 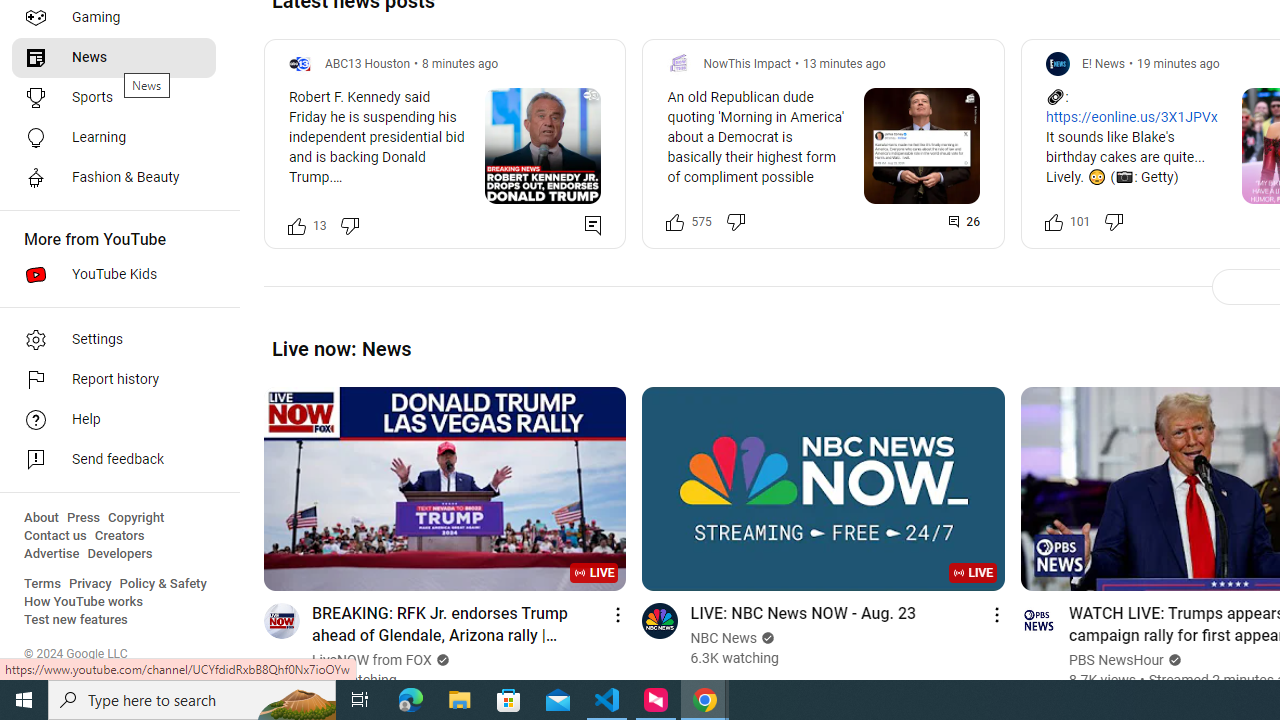 I want to click on 'Developers', so click(x=119, y=554).